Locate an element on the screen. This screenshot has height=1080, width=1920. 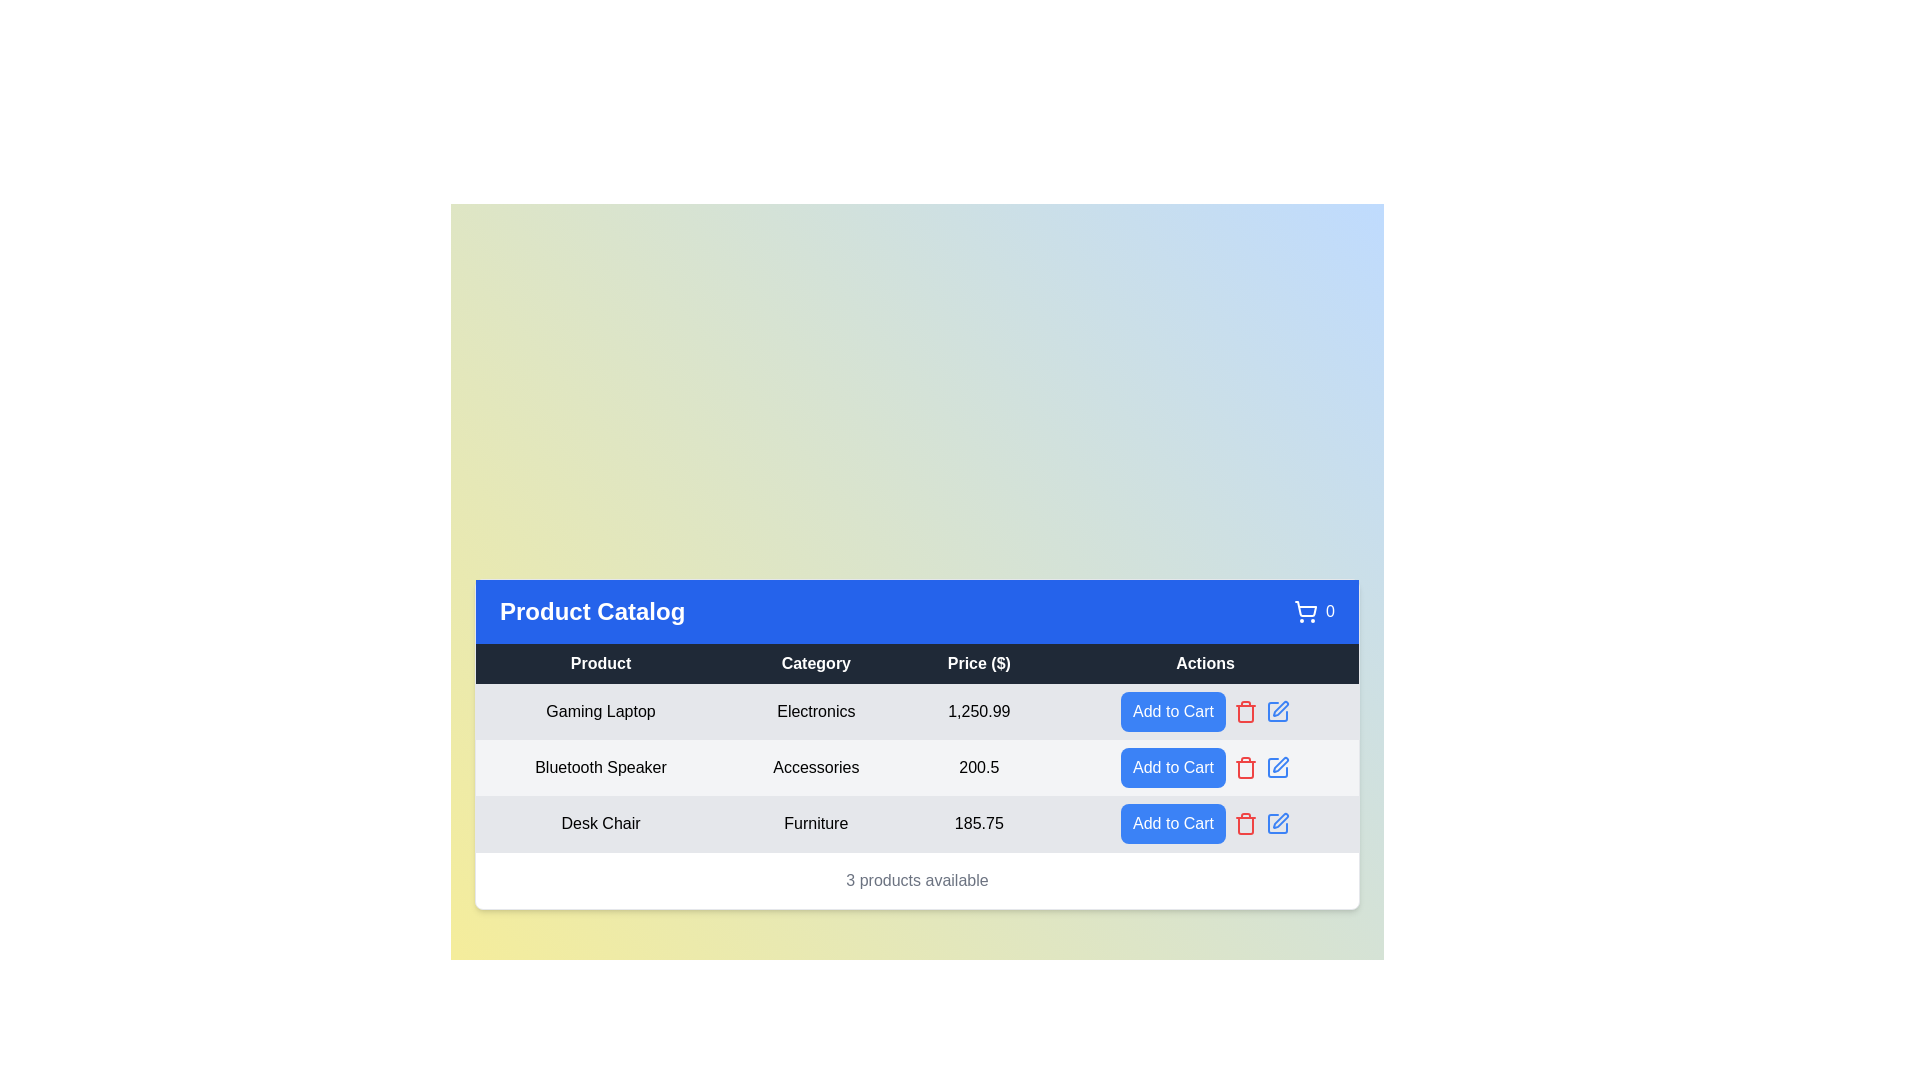
the second row in the product data table displaying details about 'Bluetooth Speaker' for potential highlighting is located at coordinates (916, 766).